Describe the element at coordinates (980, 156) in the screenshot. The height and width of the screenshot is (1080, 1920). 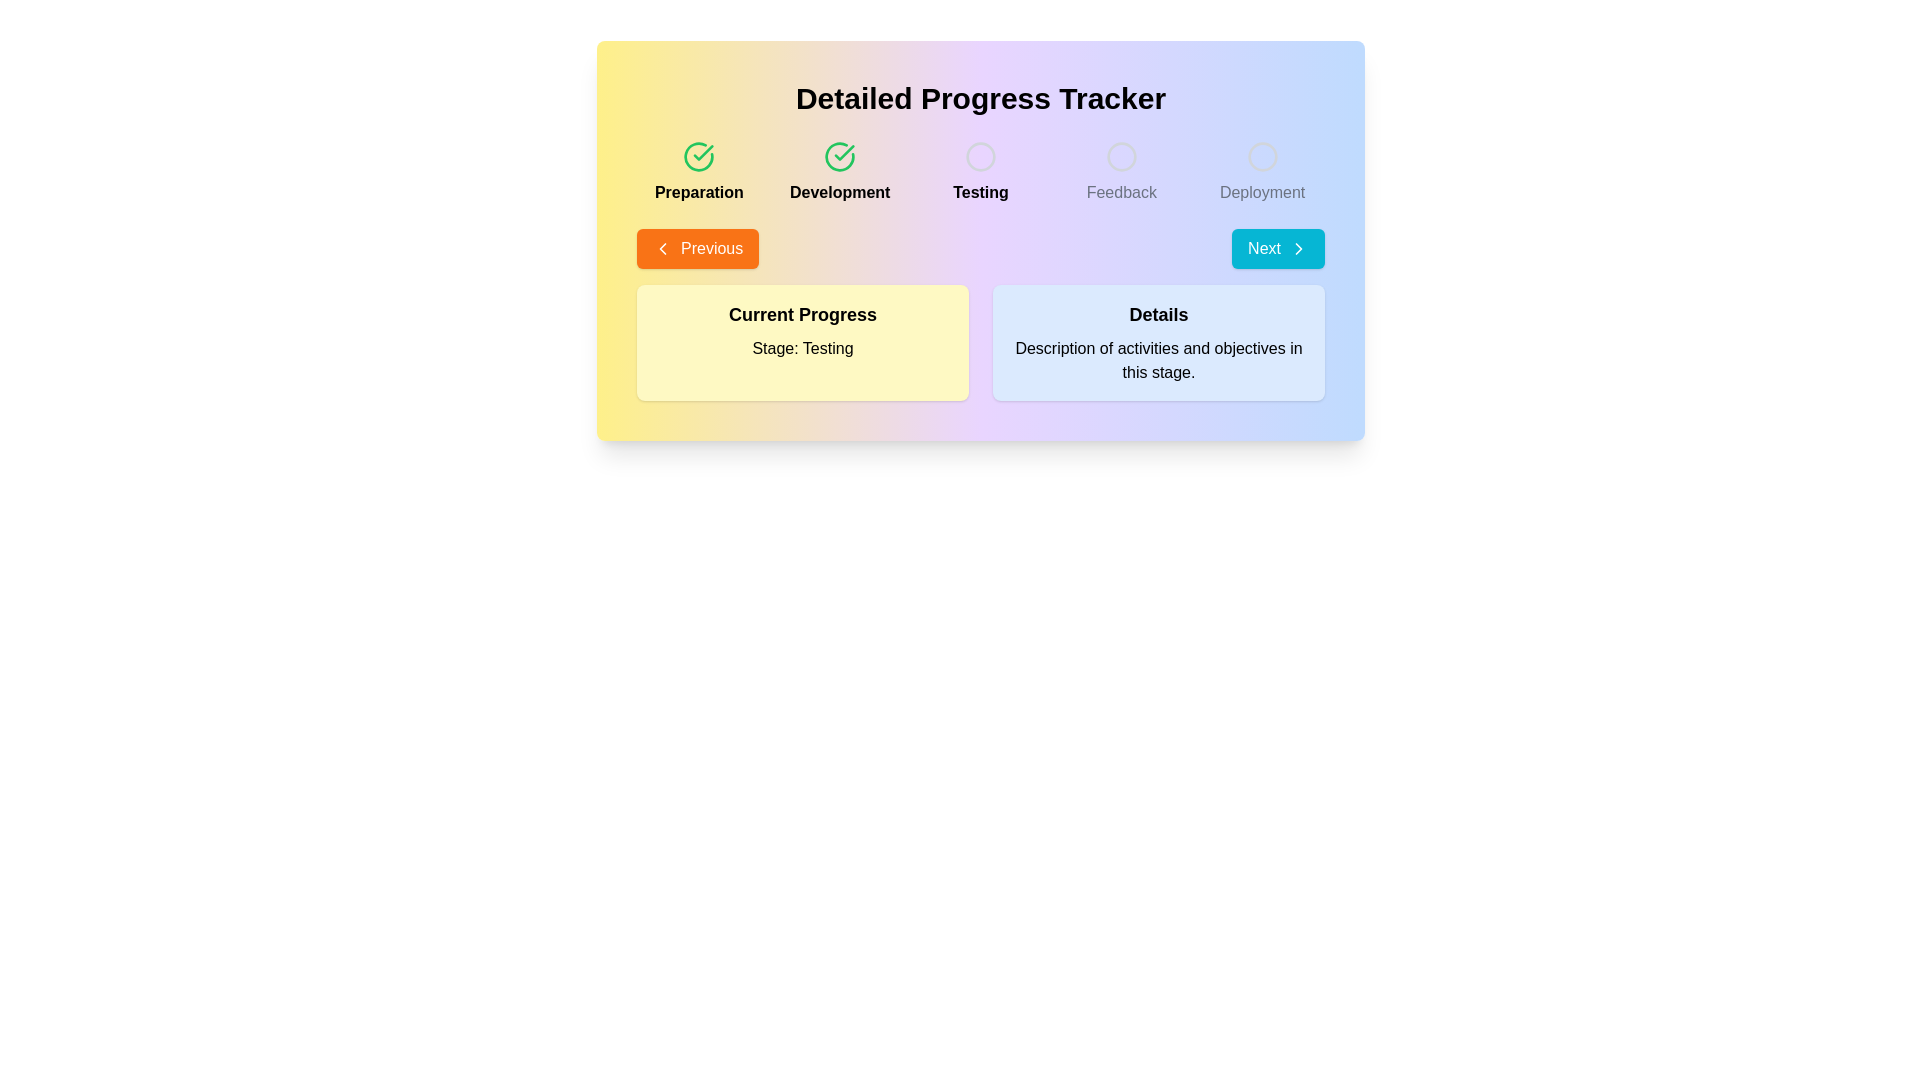
I see `the circular graphic indicator that serves as a progress tracker, positioned centrally under the 'Detailed Progress Tracker' title` at that location.